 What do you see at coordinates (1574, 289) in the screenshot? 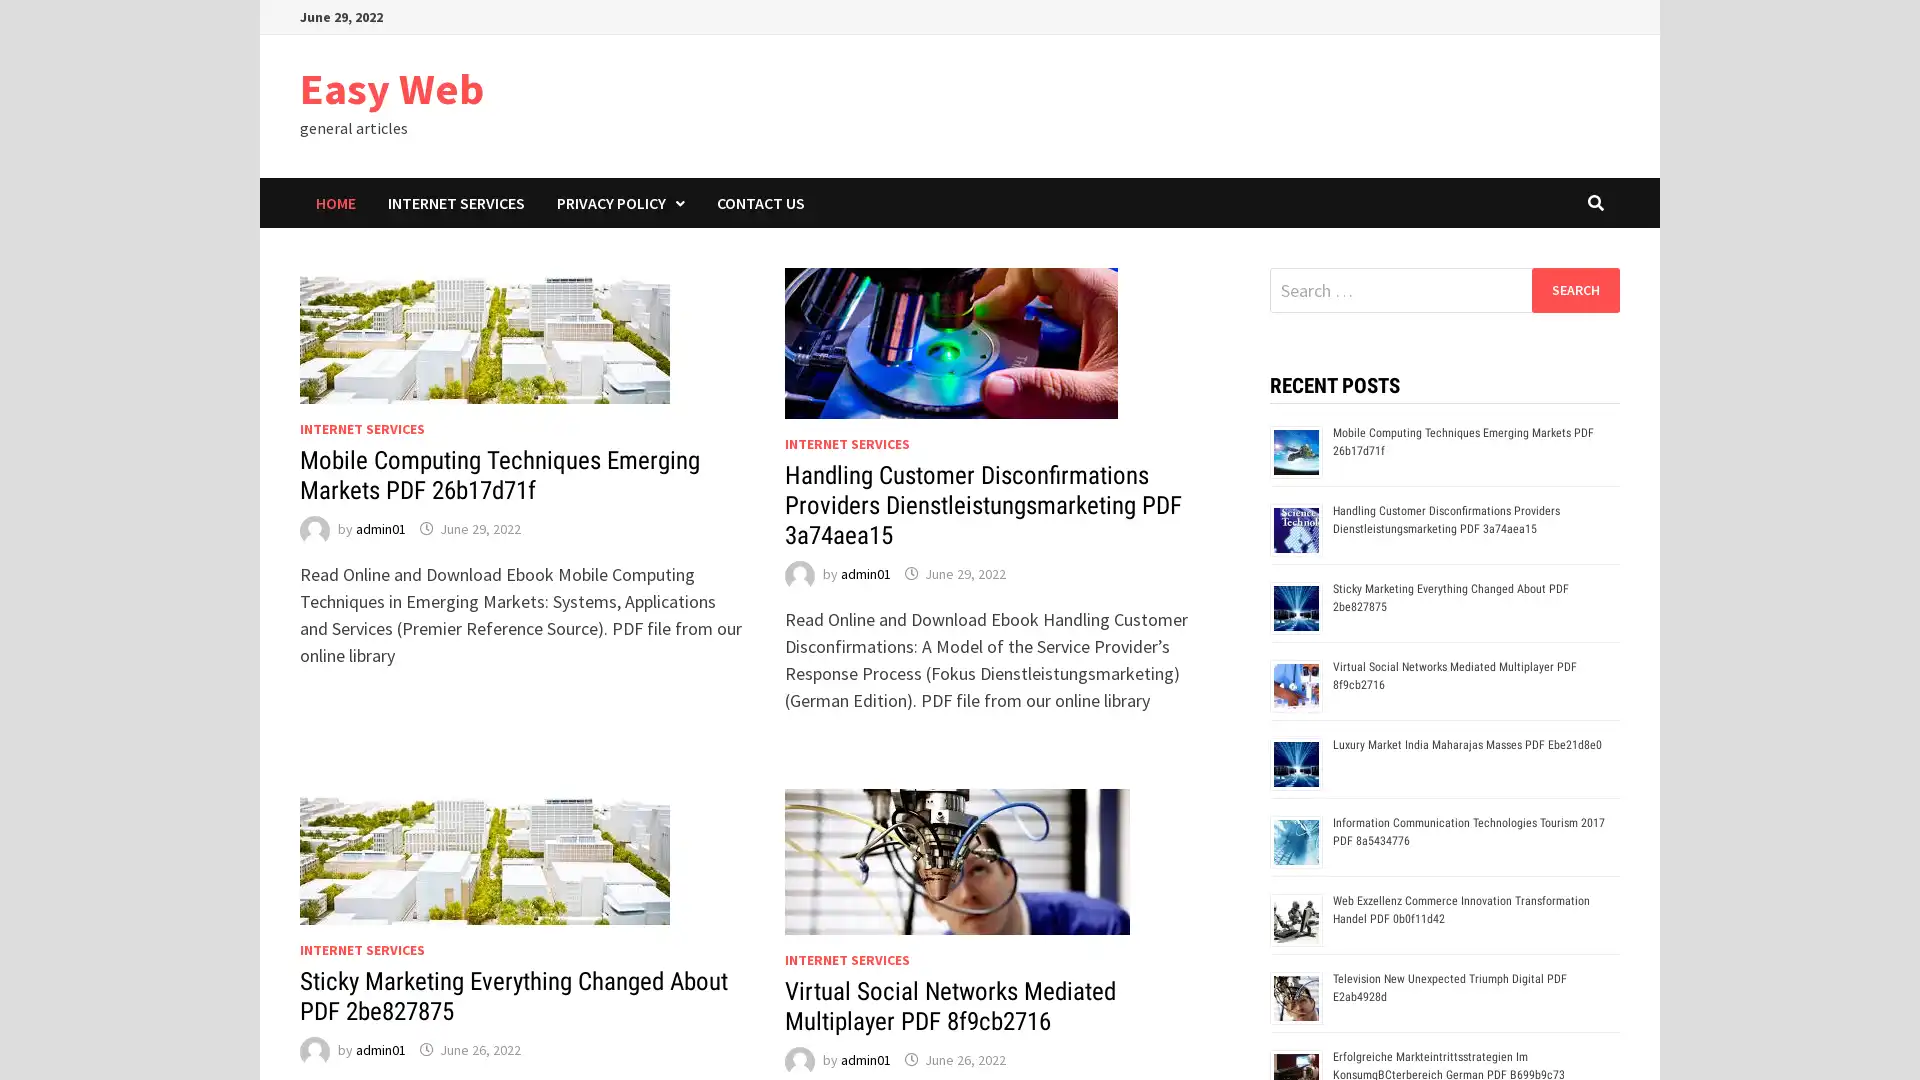
I see `Search` at bounding box center [1574, 289].